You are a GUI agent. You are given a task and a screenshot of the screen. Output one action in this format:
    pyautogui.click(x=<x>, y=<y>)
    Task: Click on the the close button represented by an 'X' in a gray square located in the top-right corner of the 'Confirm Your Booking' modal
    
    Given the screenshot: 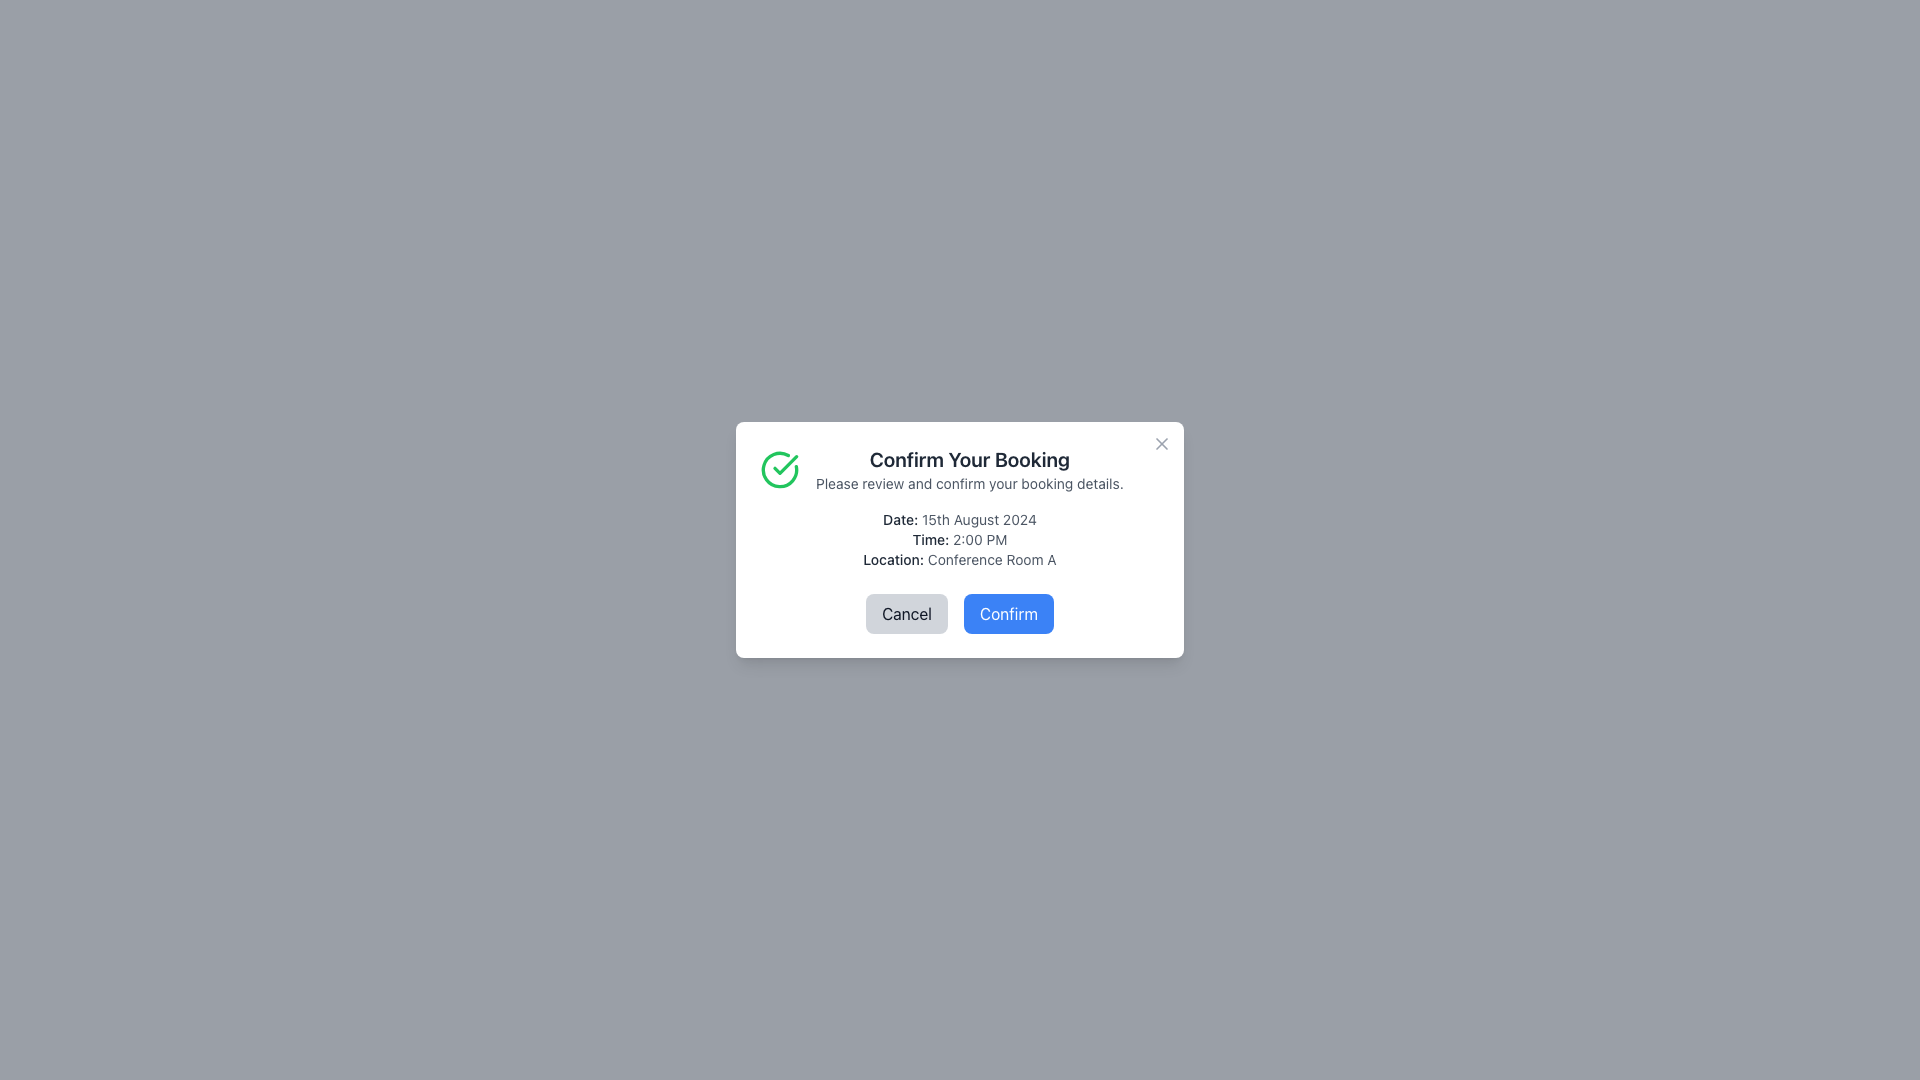 What is the action you would take?
    pyautogui.click(x=1161, y=442)
    